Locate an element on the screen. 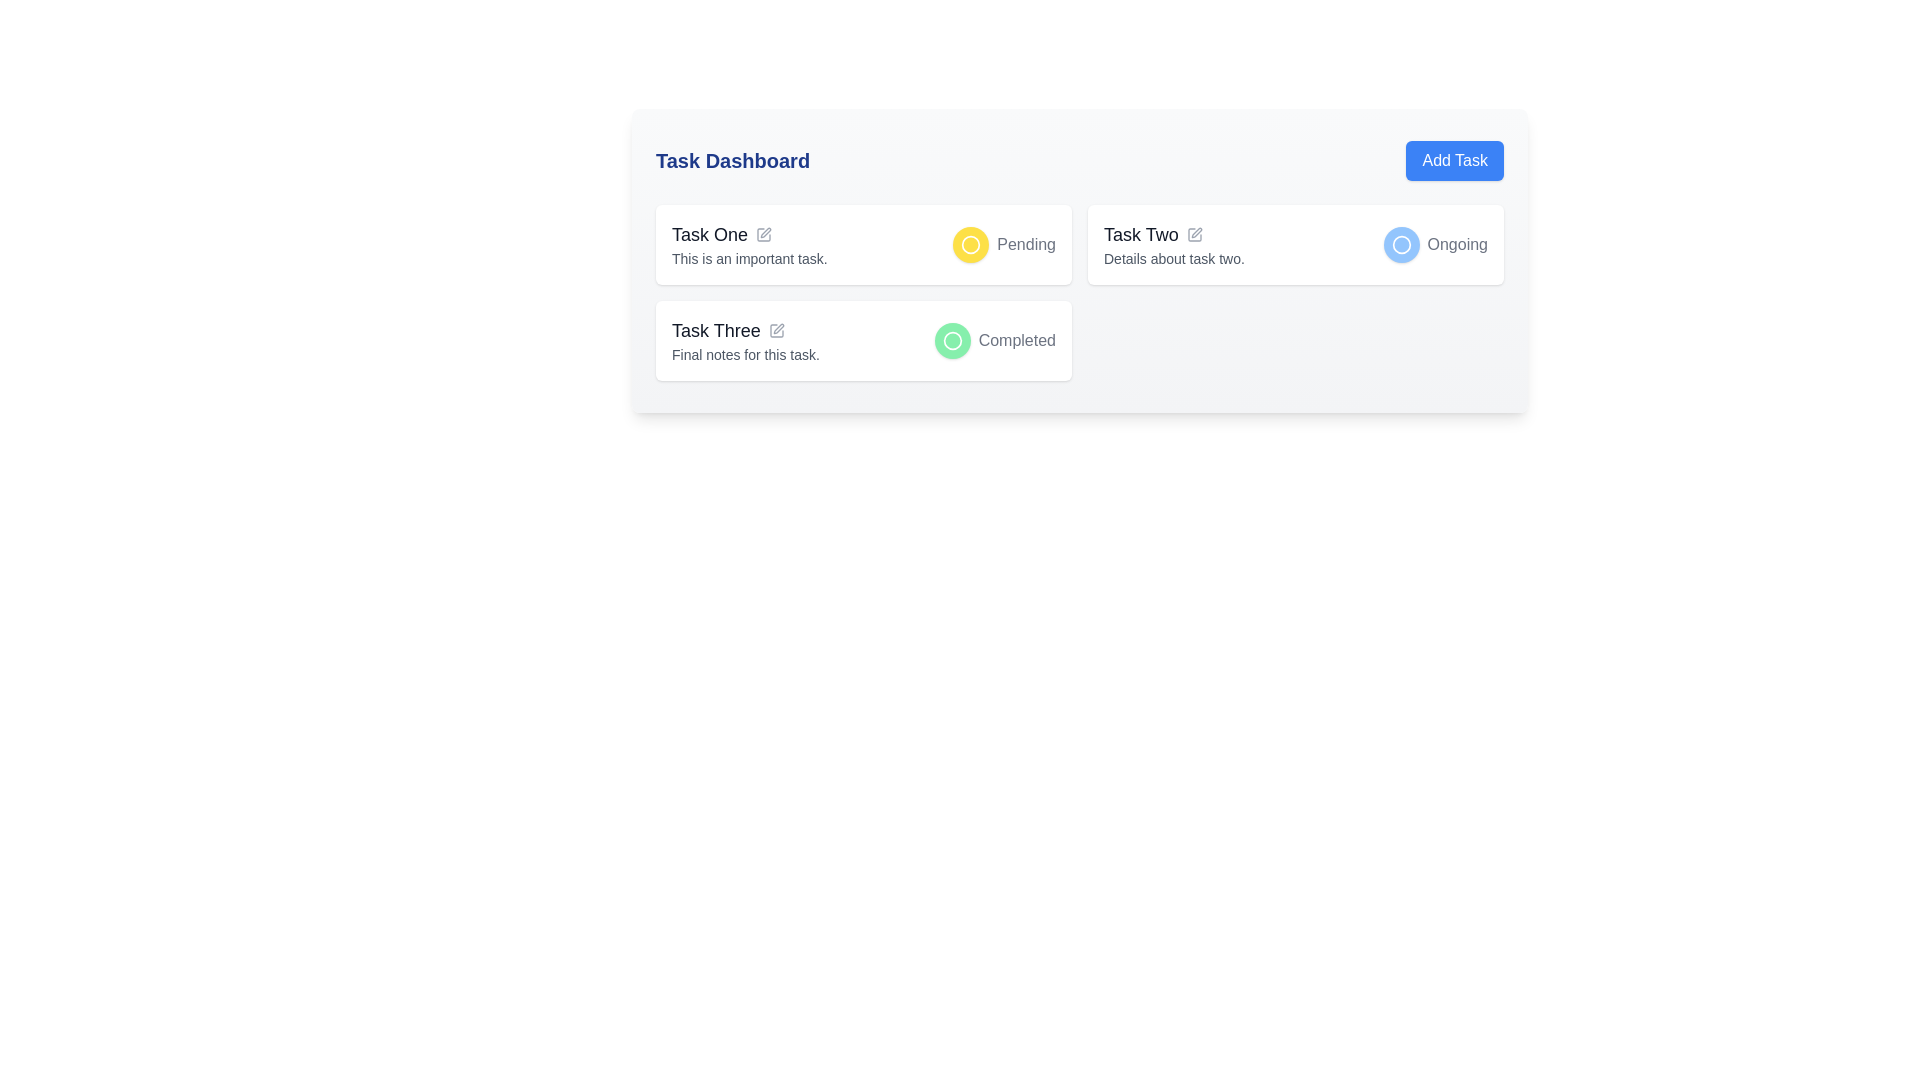 The image size is (1920, 1080). the text element displaying 'This is an important task.', which is styled in small gray text and located beneath the 'Task One' title is located at coordinates (748, 257).